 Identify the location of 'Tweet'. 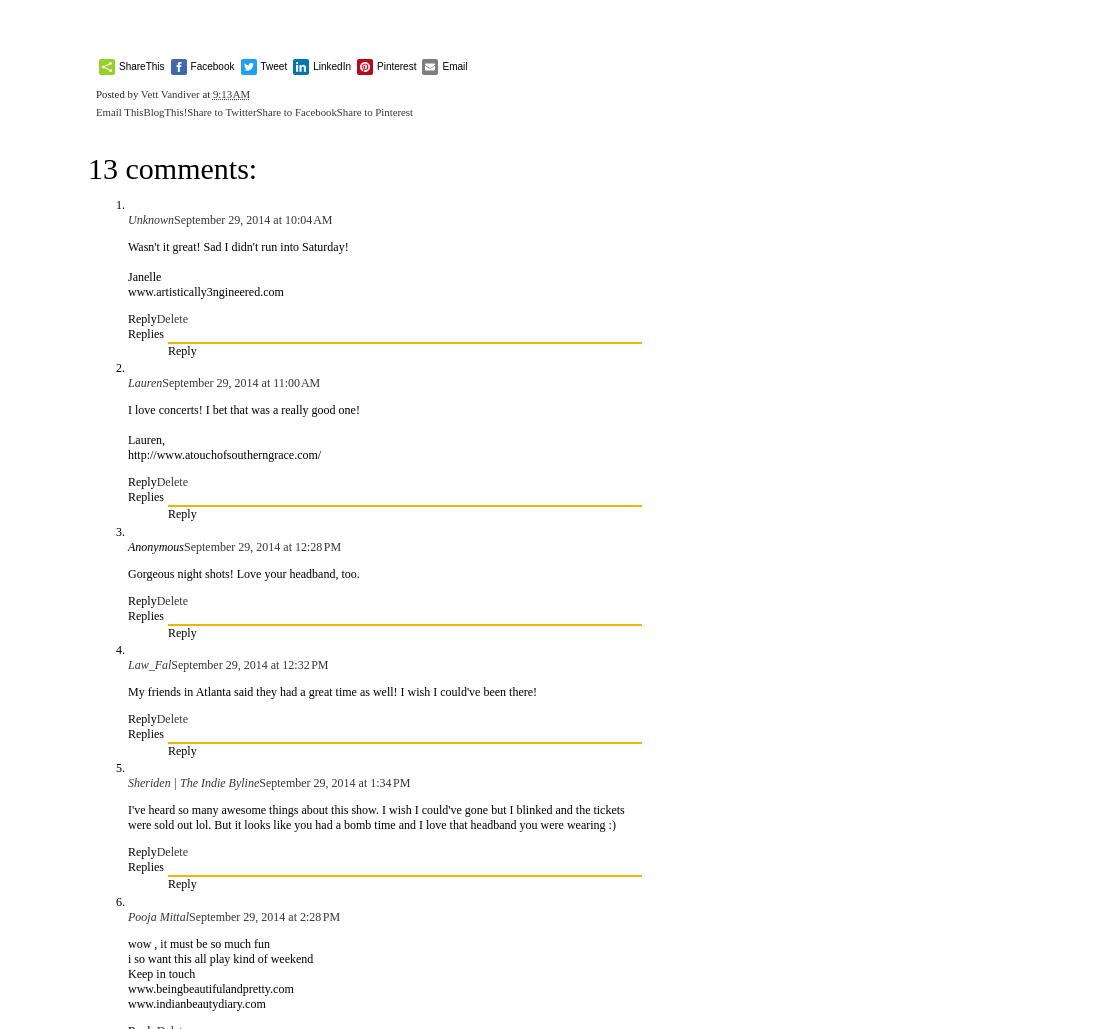
(272, 66).